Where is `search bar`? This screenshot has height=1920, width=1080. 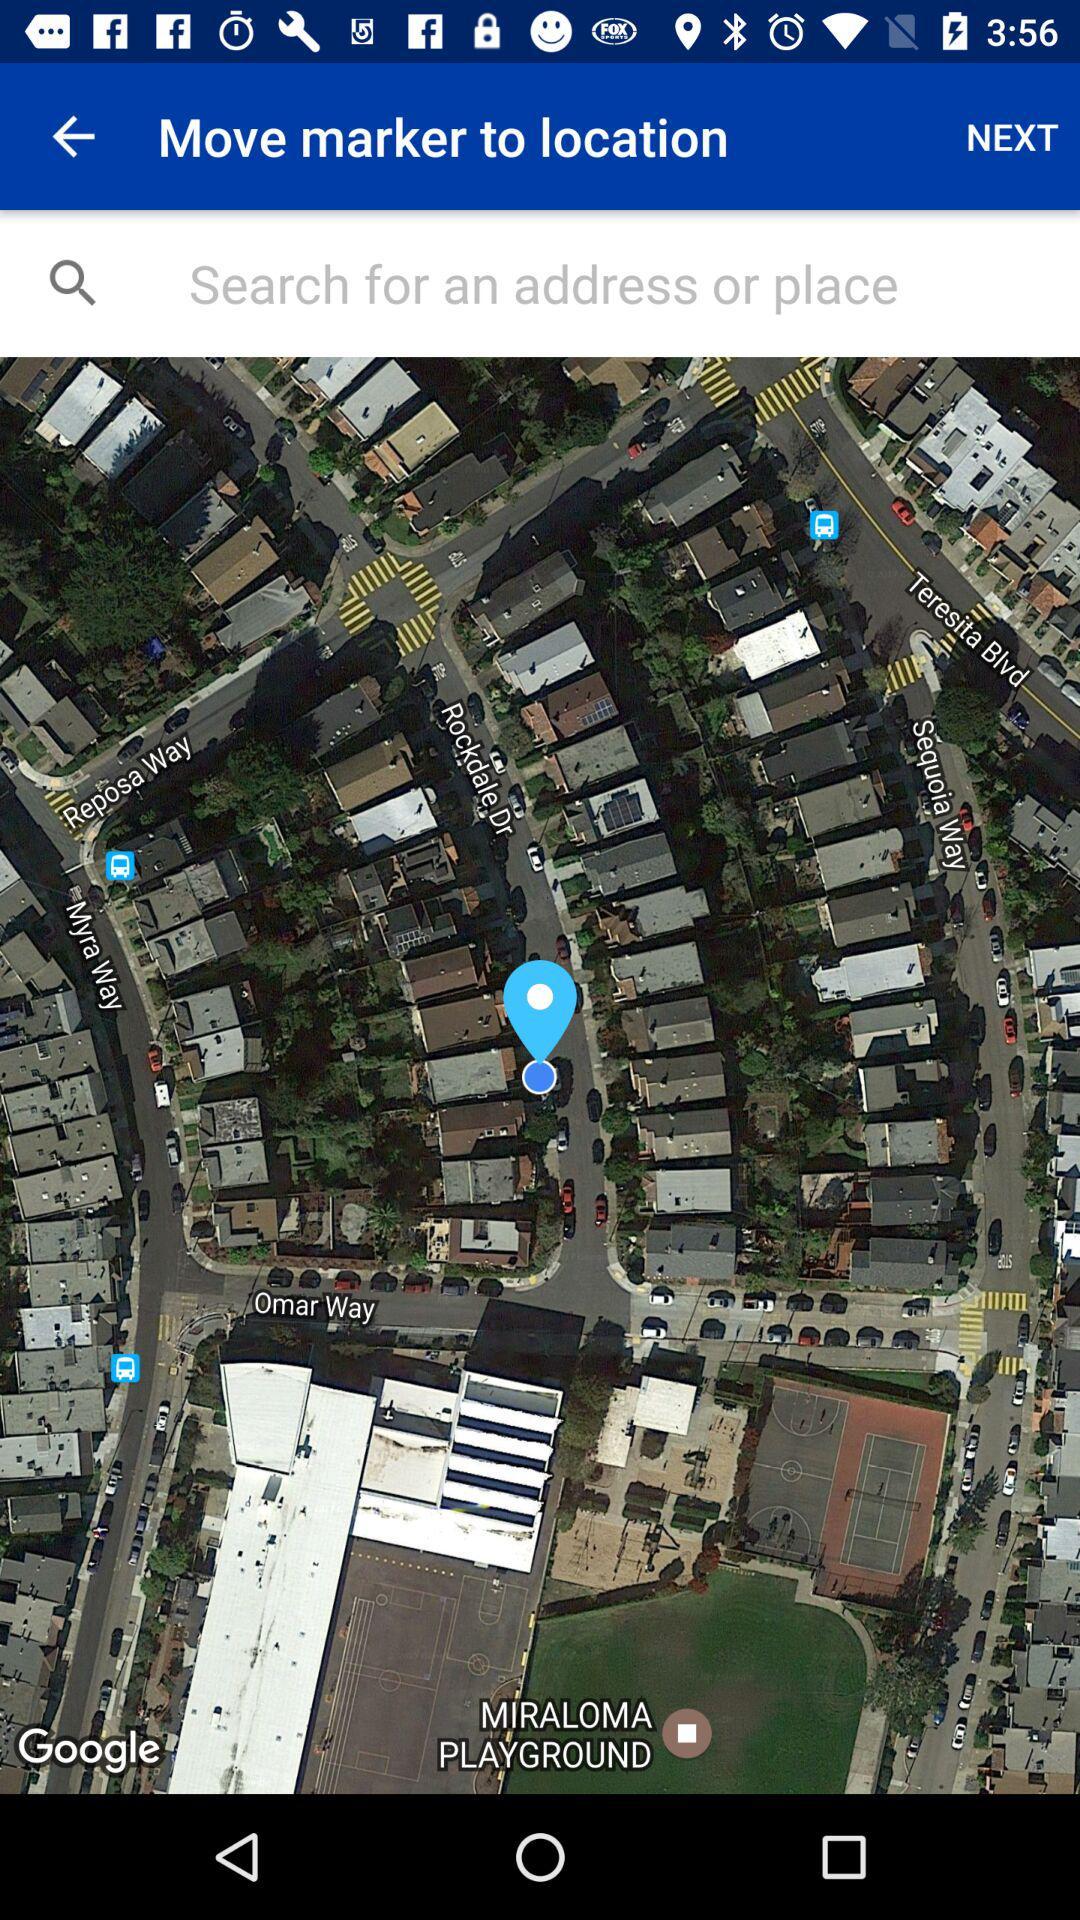
search bar is located at coordinates (612, 282).